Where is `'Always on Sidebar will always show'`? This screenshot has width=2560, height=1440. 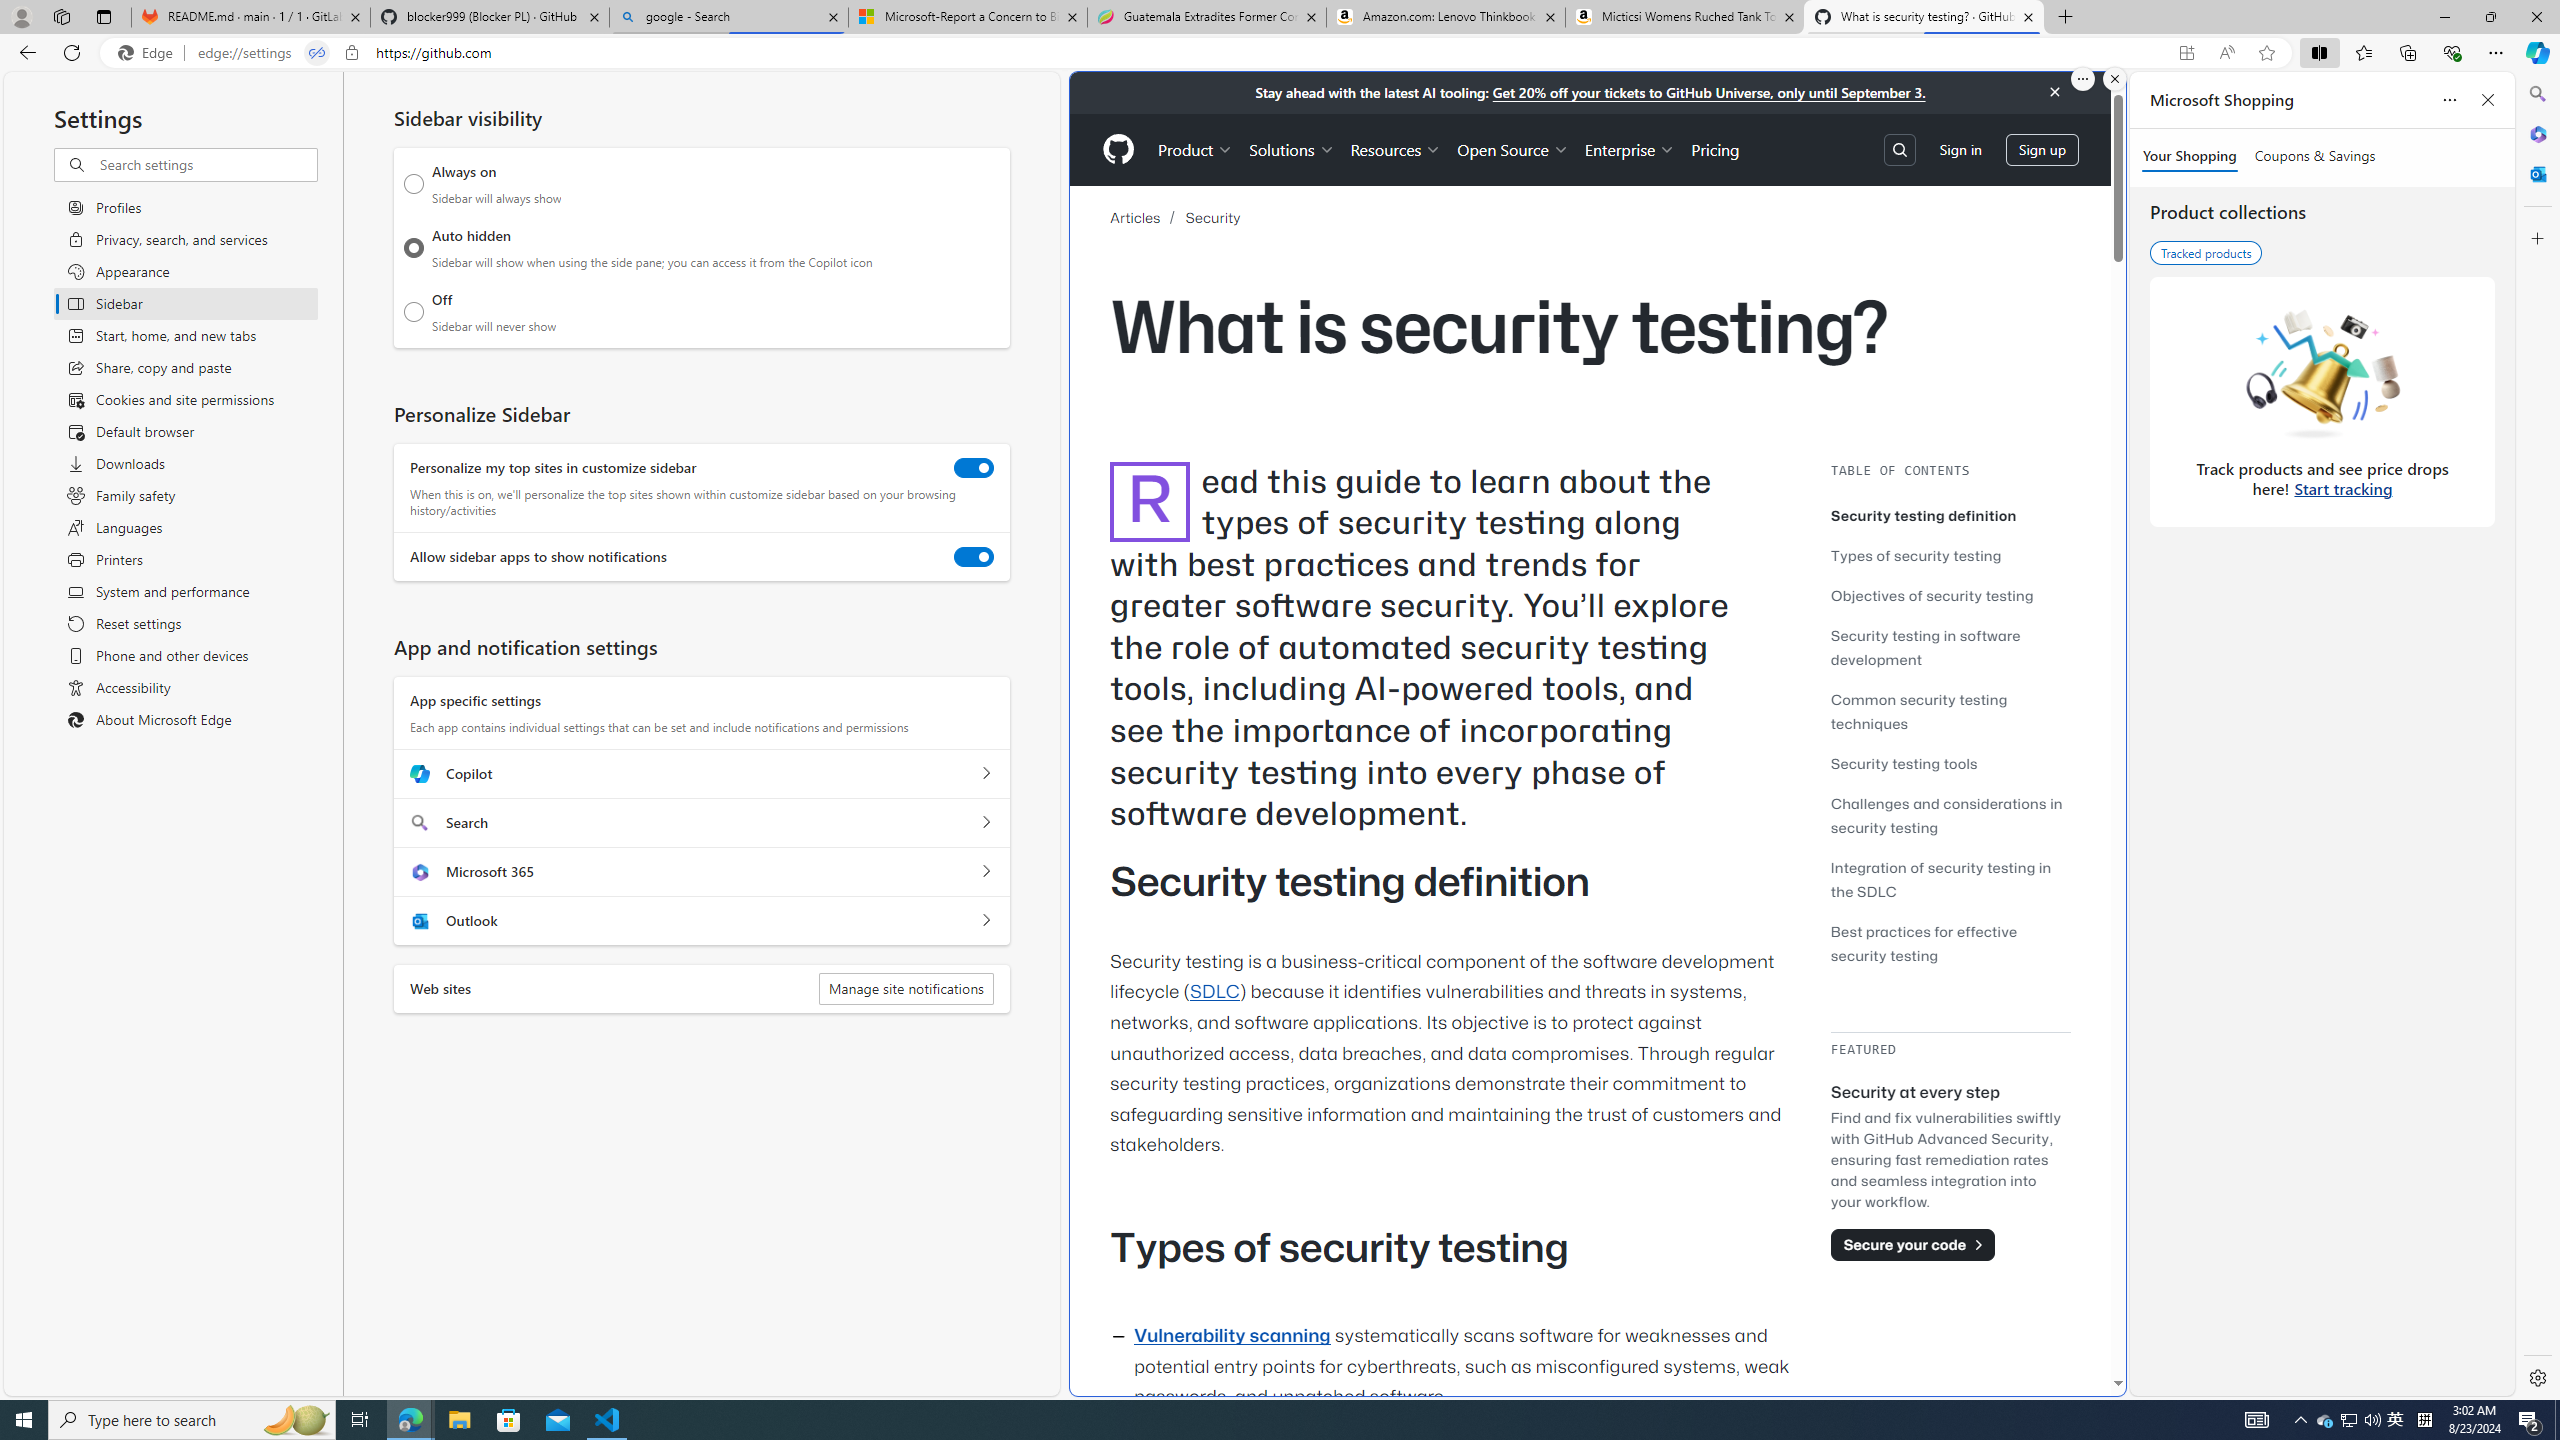
'Always on Sidebar will always show' is located at coordinates (413, 183).